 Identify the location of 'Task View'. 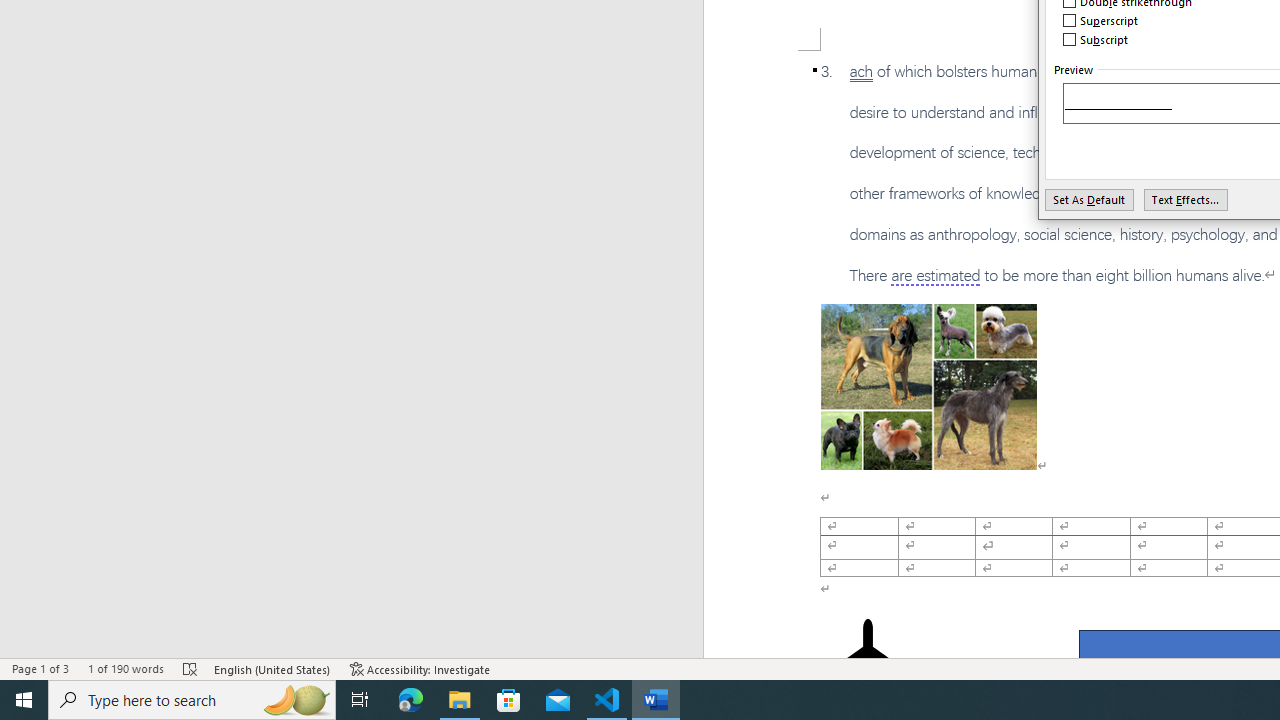
(359, 698).